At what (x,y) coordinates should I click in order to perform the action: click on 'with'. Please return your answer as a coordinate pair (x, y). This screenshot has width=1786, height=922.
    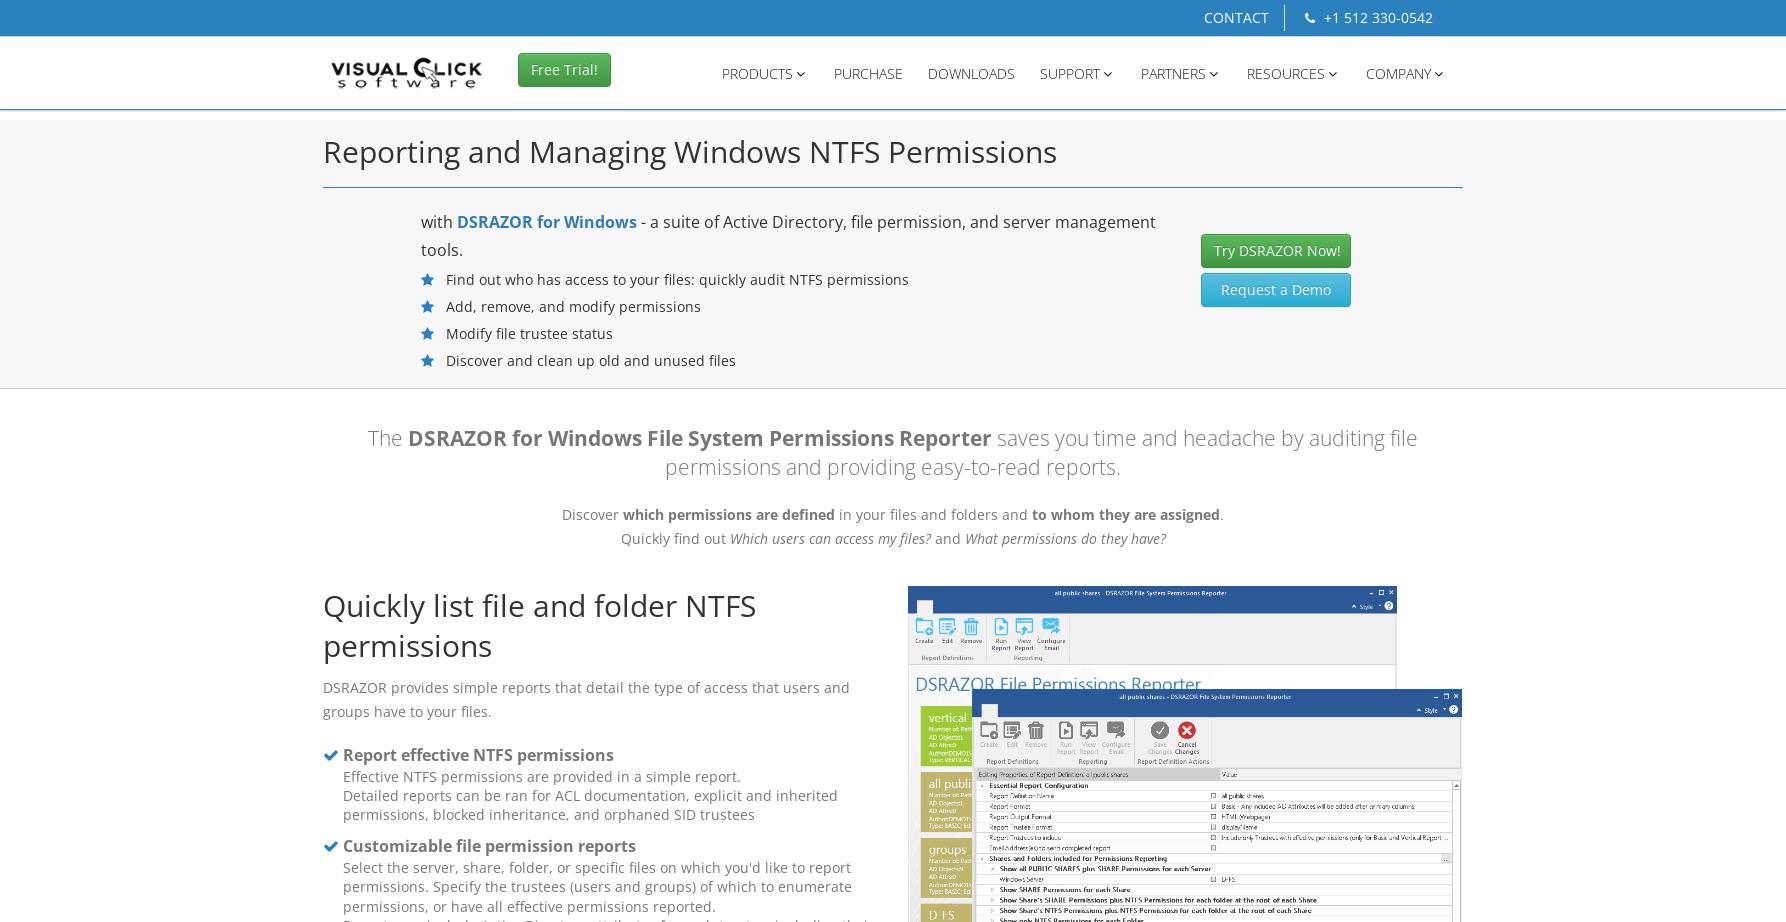
    Looking at the image, I should click on (420, 222).